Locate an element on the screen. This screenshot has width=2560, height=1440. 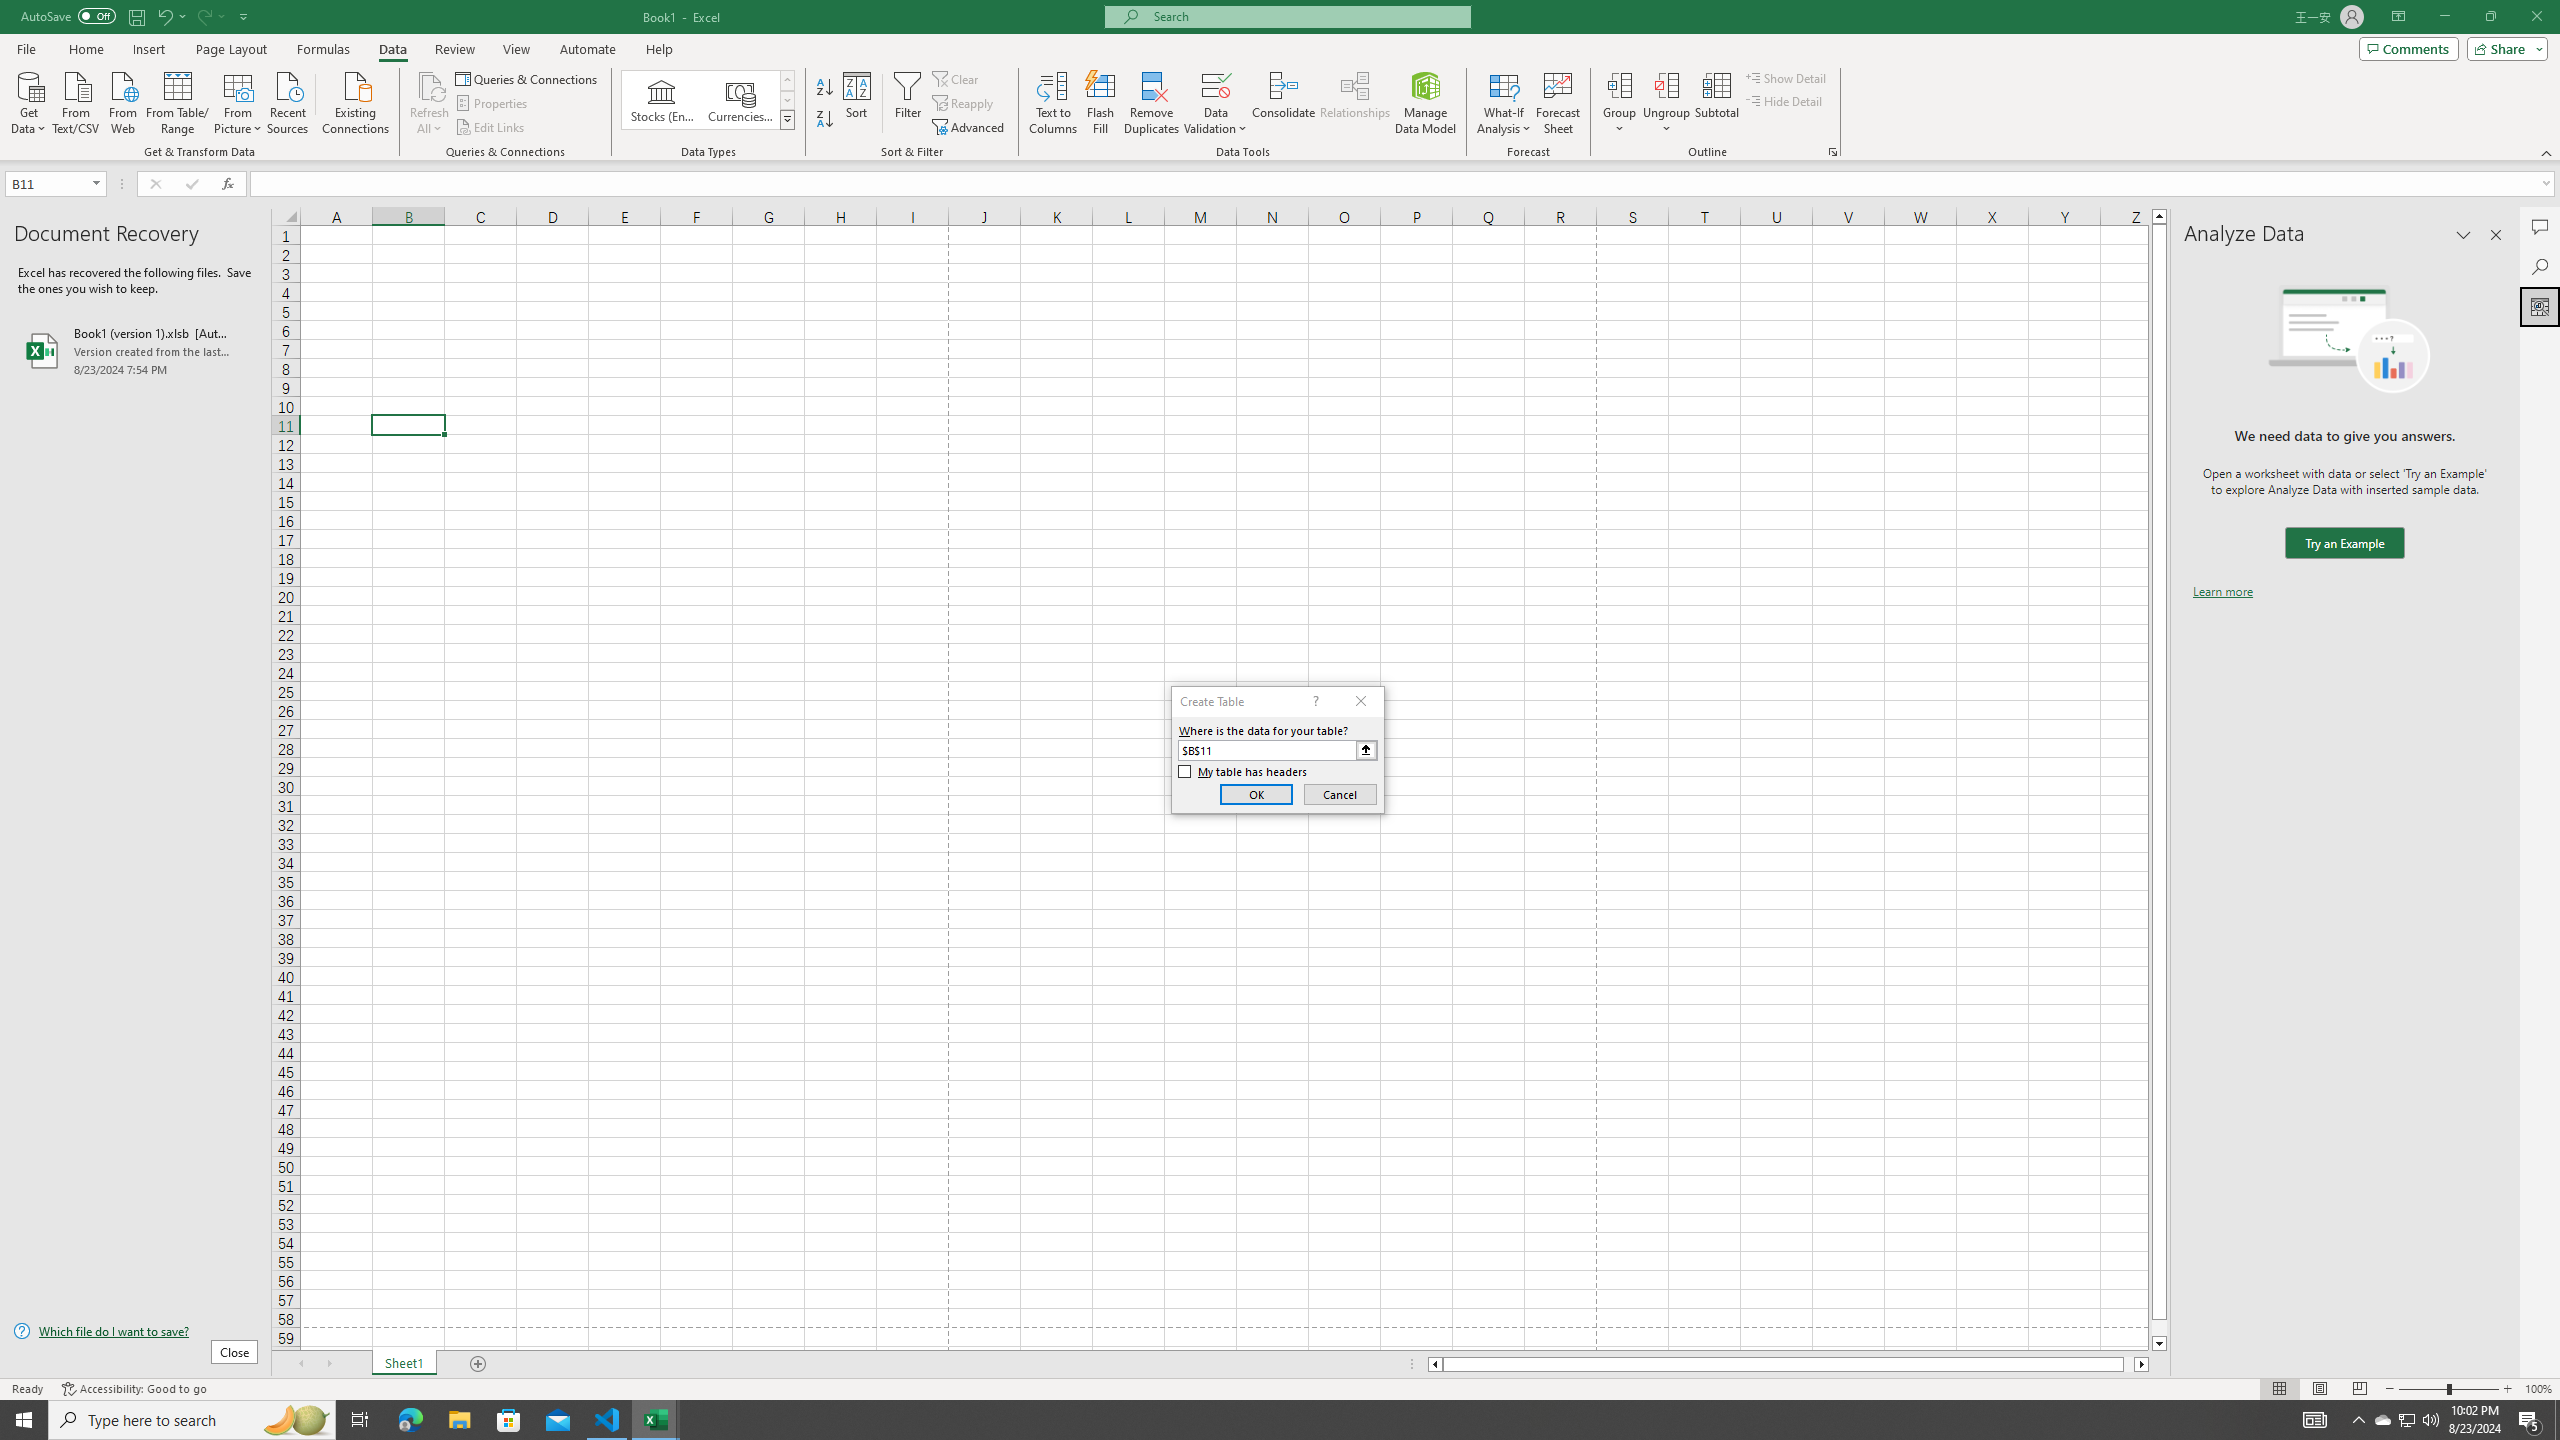
'Relationships' is located at coordinates (1354, 103).